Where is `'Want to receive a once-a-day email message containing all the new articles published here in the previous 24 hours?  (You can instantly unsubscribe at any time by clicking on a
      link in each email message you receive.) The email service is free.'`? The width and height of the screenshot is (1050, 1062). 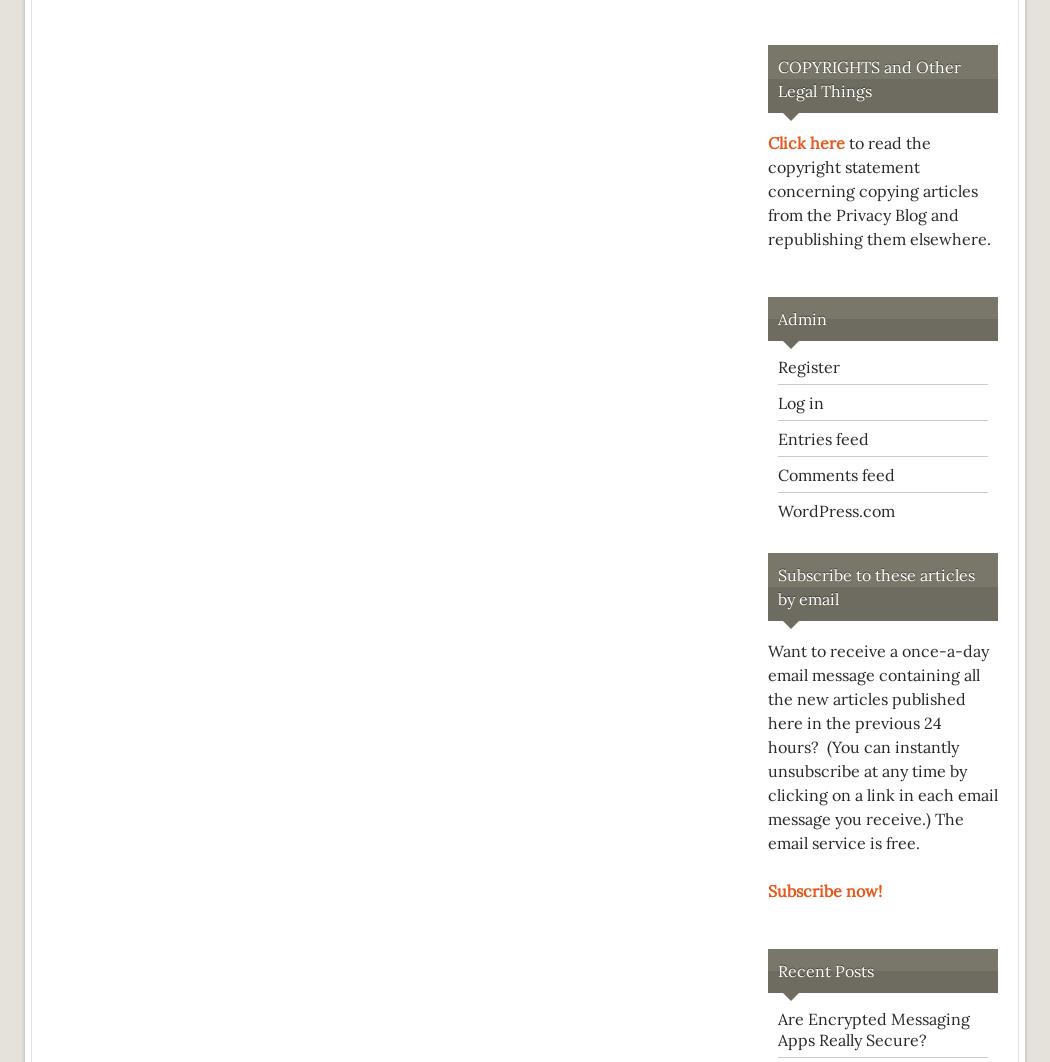
'Want to receive a once-a-day email message containing all the new articles published here in the previous 24 hours?  (You can instantly unsubscribe at any time by clicking on a
      link in each email message you receive.) The email service is free.' is located at coordinates (882, 747).